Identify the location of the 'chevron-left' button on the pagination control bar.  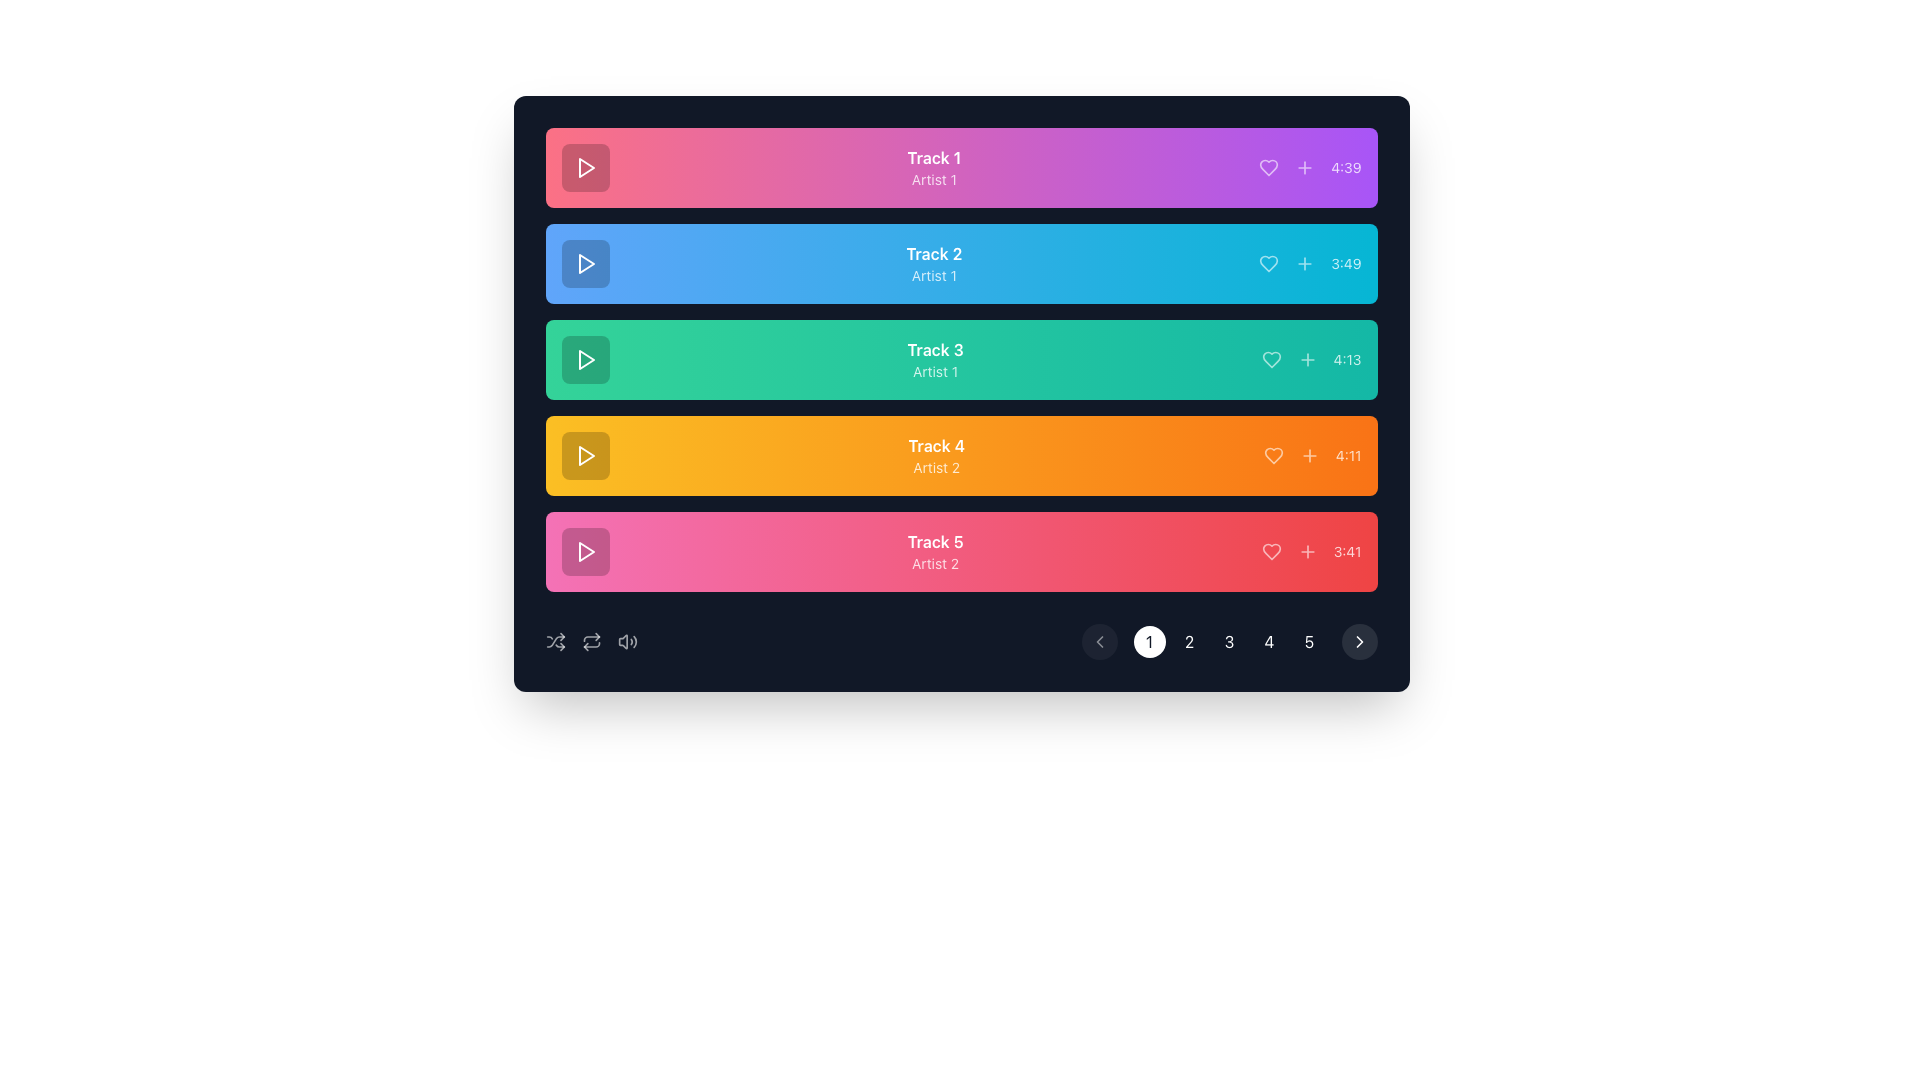
(1098, 641).